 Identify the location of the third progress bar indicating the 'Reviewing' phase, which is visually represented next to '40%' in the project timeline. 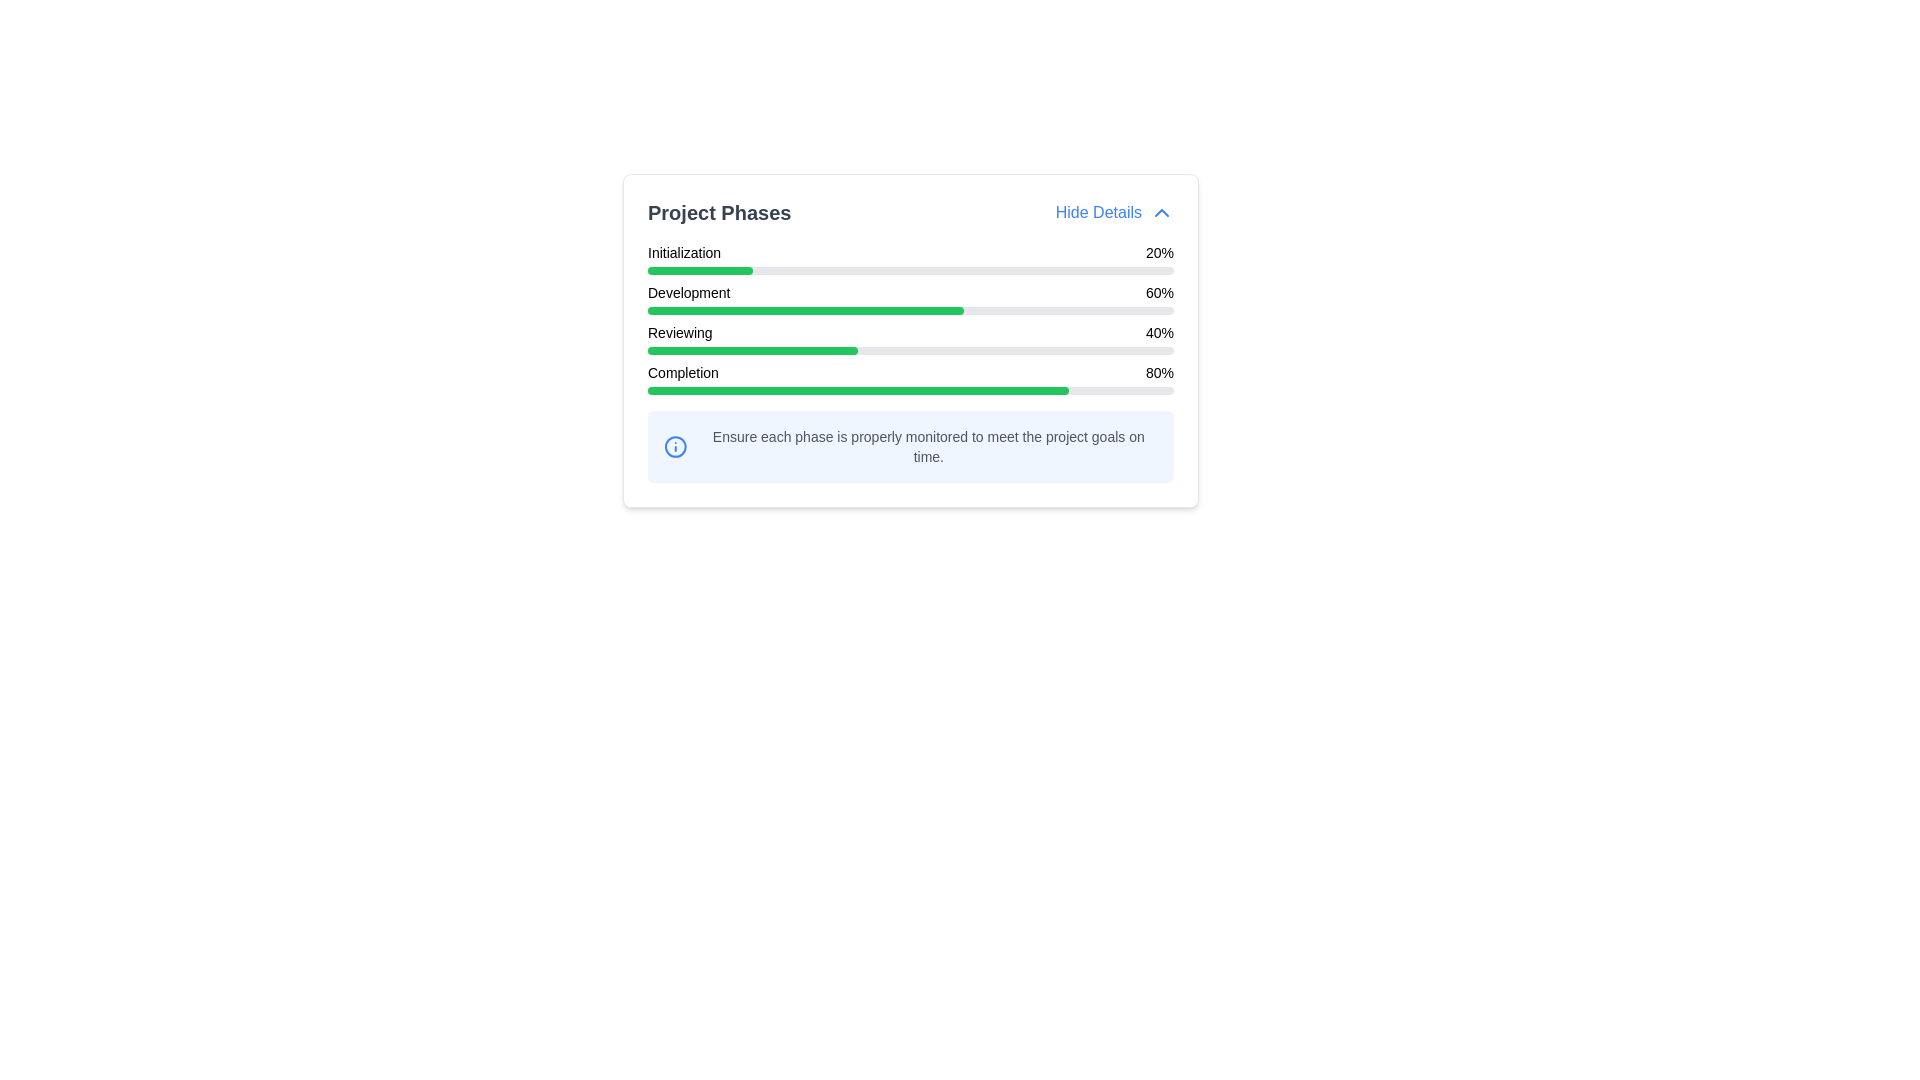
(910, 350).